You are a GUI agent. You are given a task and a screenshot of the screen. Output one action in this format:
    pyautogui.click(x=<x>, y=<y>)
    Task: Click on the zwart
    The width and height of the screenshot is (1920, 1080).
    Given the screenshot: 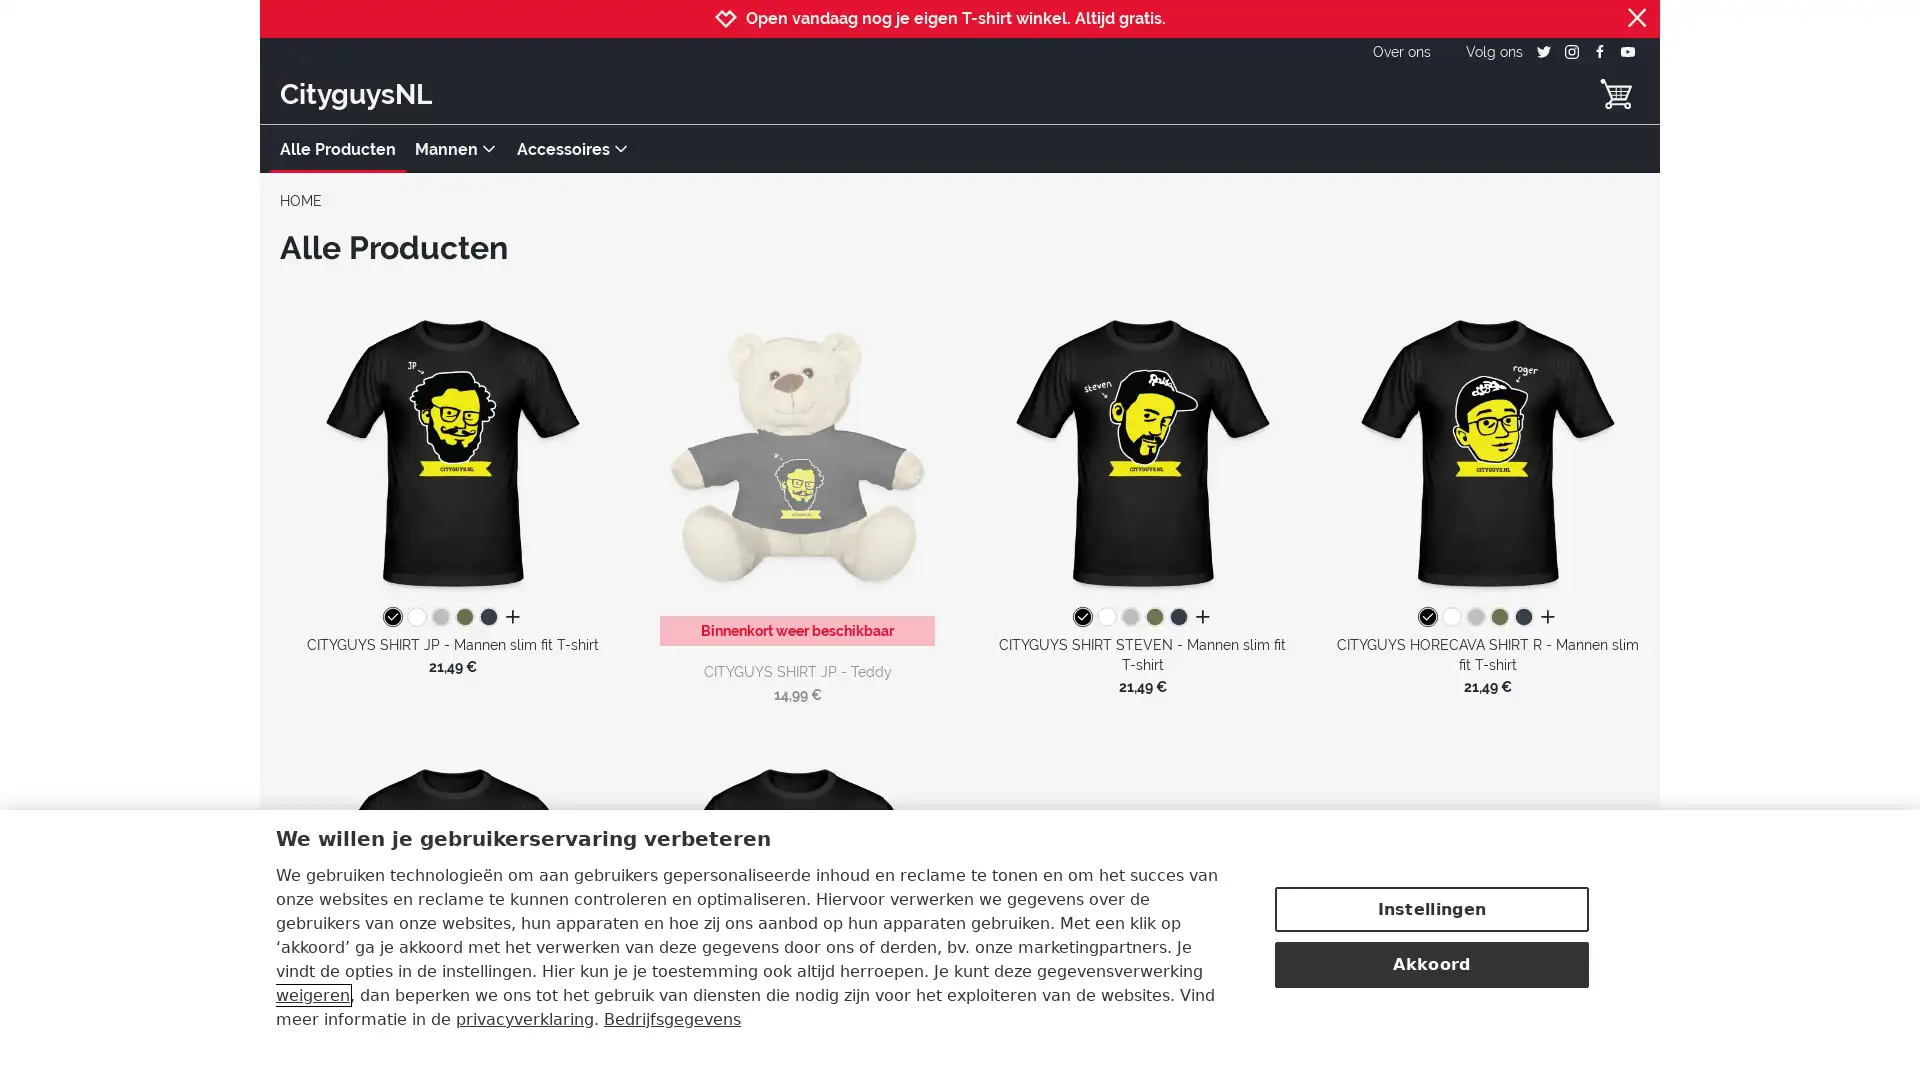 What is the action you would take?
    pyautogui.click(x=1080, y=617)
    